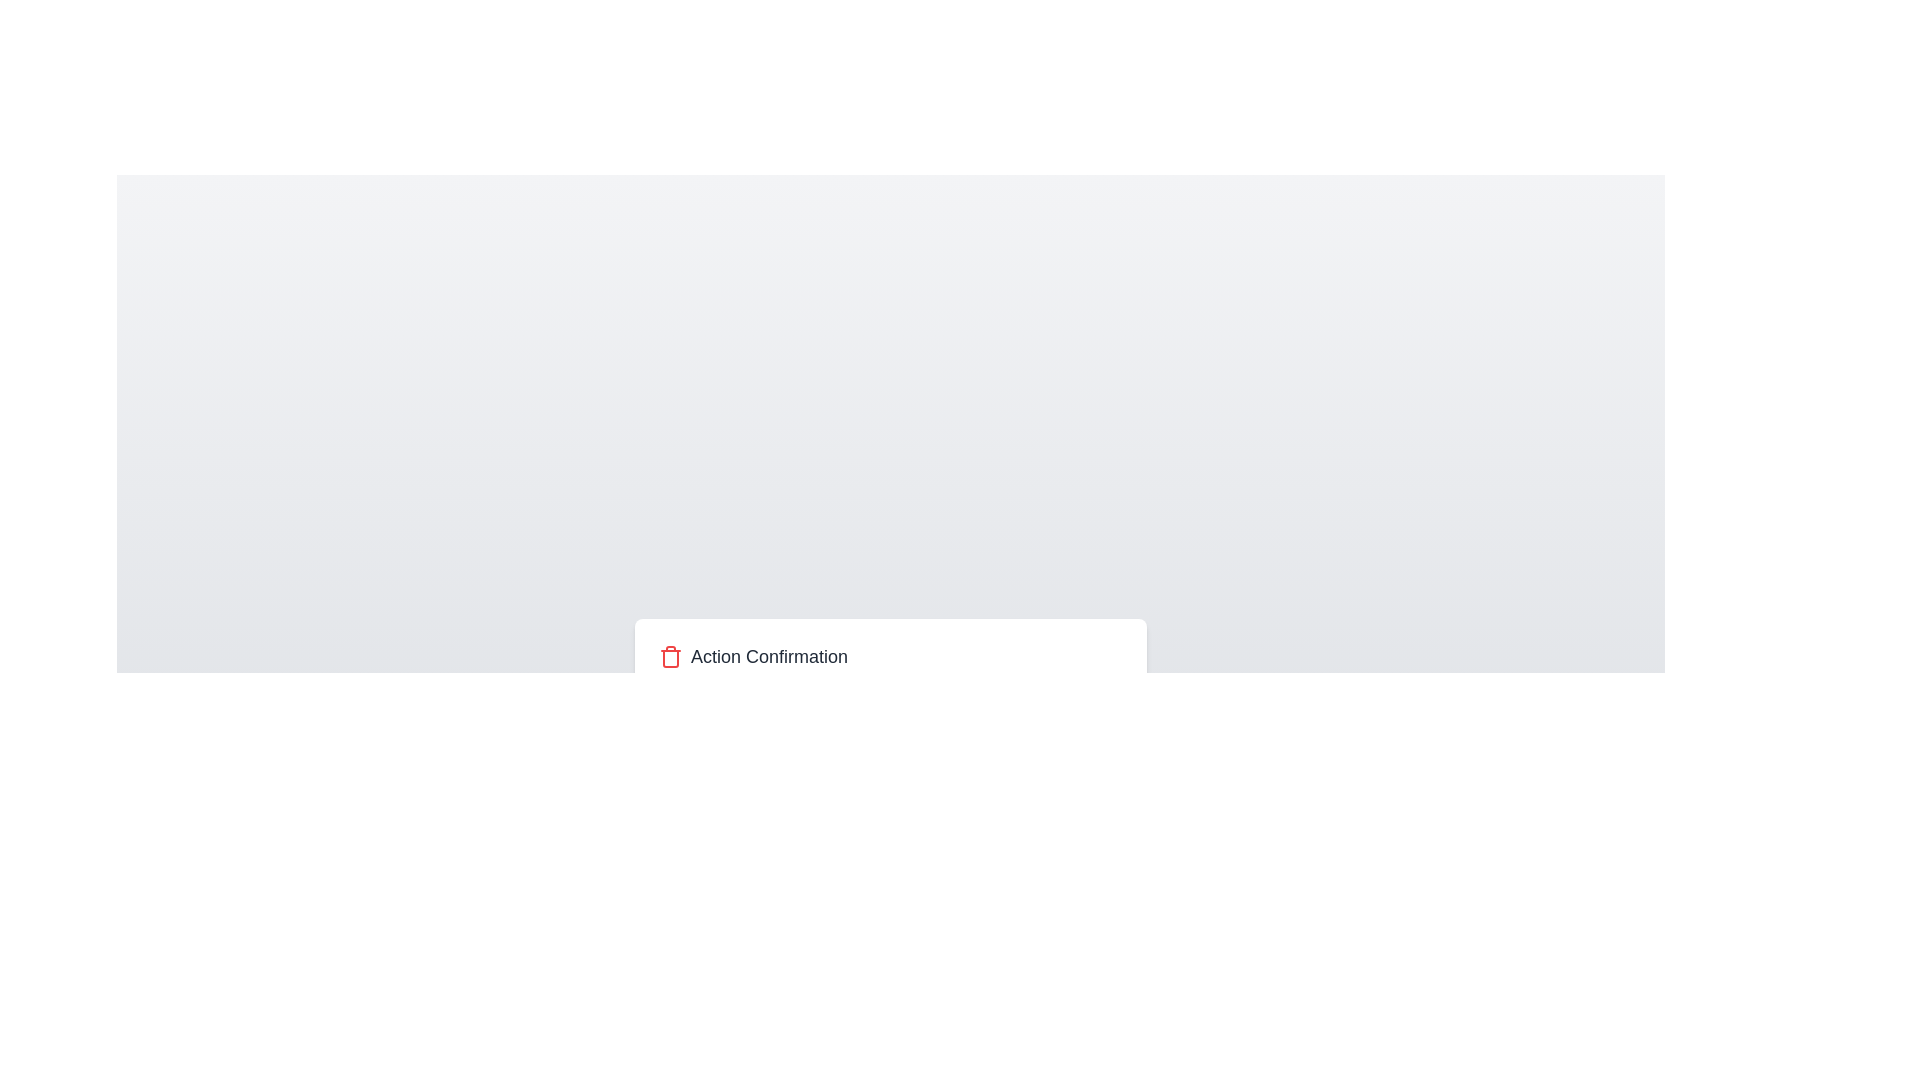 The width and height of the screenshot is (1920, 1080). I want to click on the deletion icon located to the left of the 'Action Confirmation' text label in the lower portion of the interface, so click(671, 656).